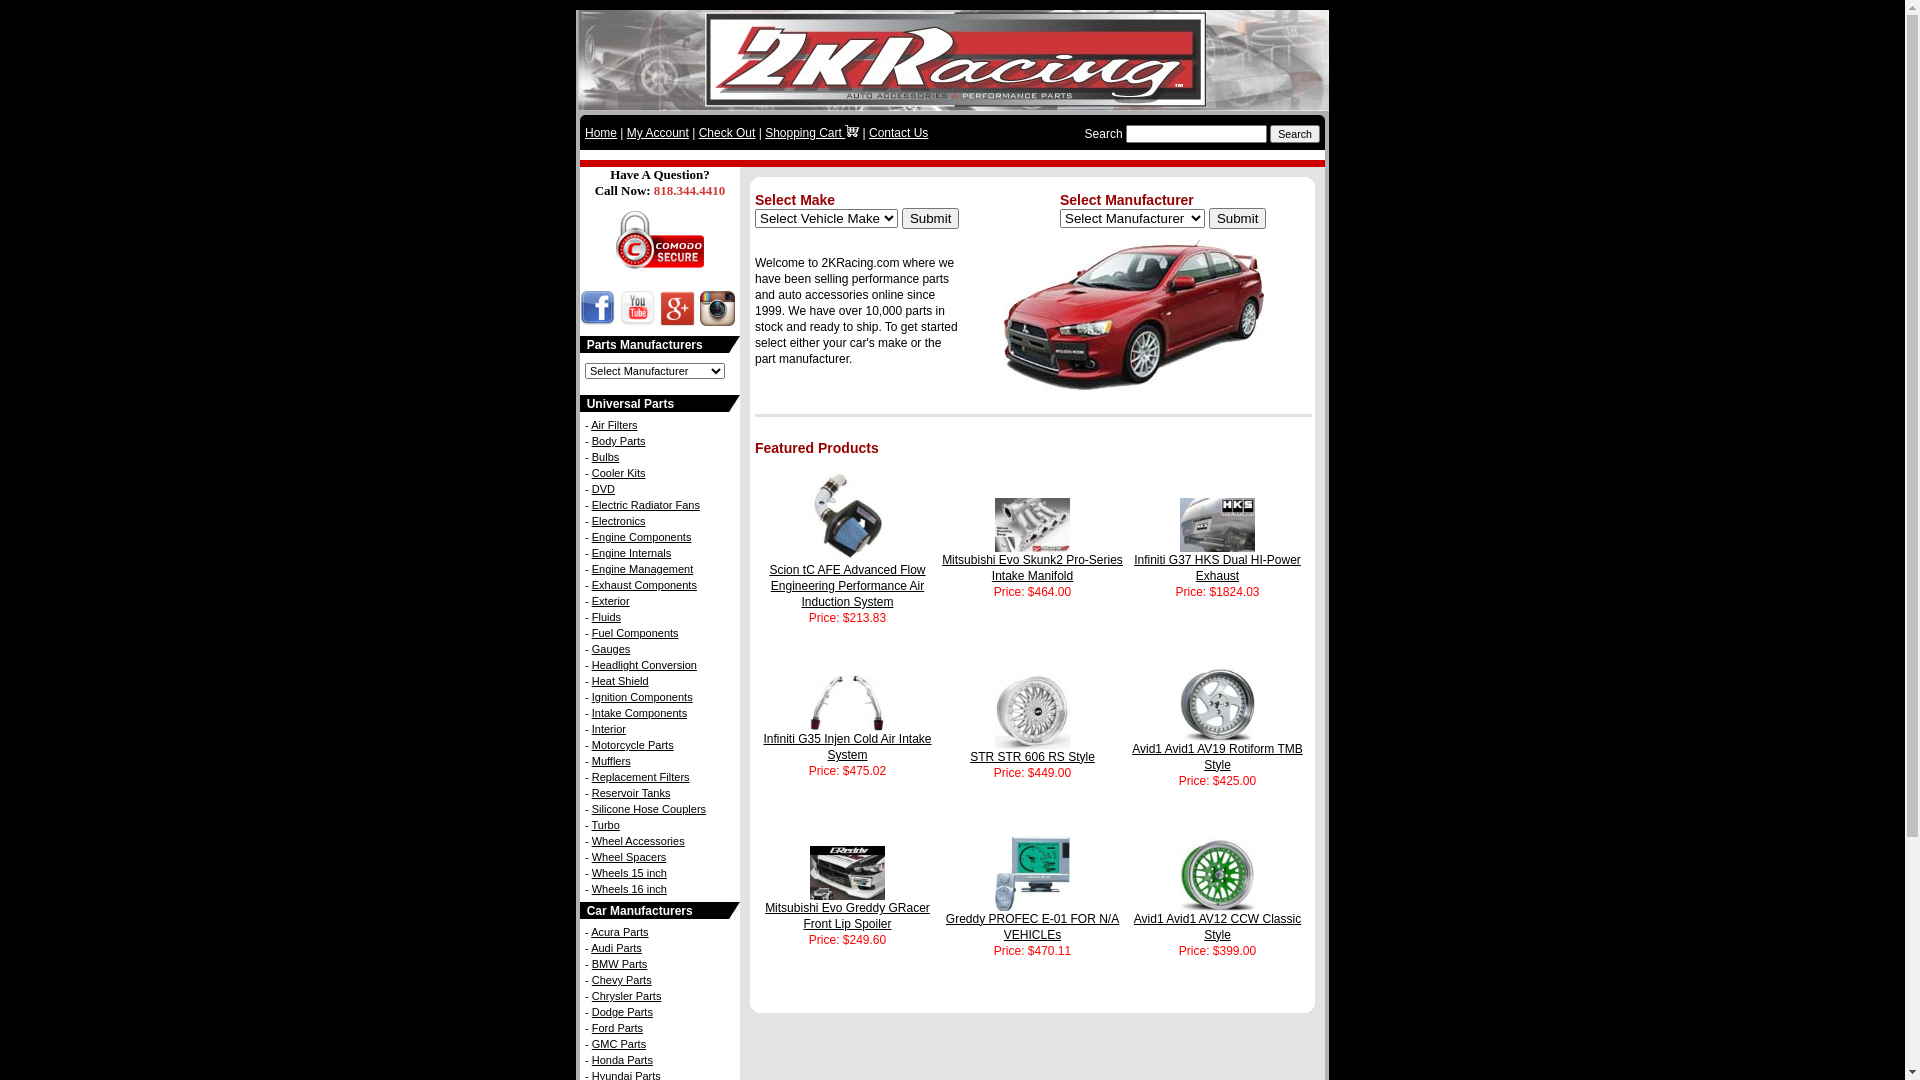 The height and width of the screenshot is (1080, 1920). Describe the element at coordinates (613, 423) in the screenshot. I see `'Air Filters'` at that location.